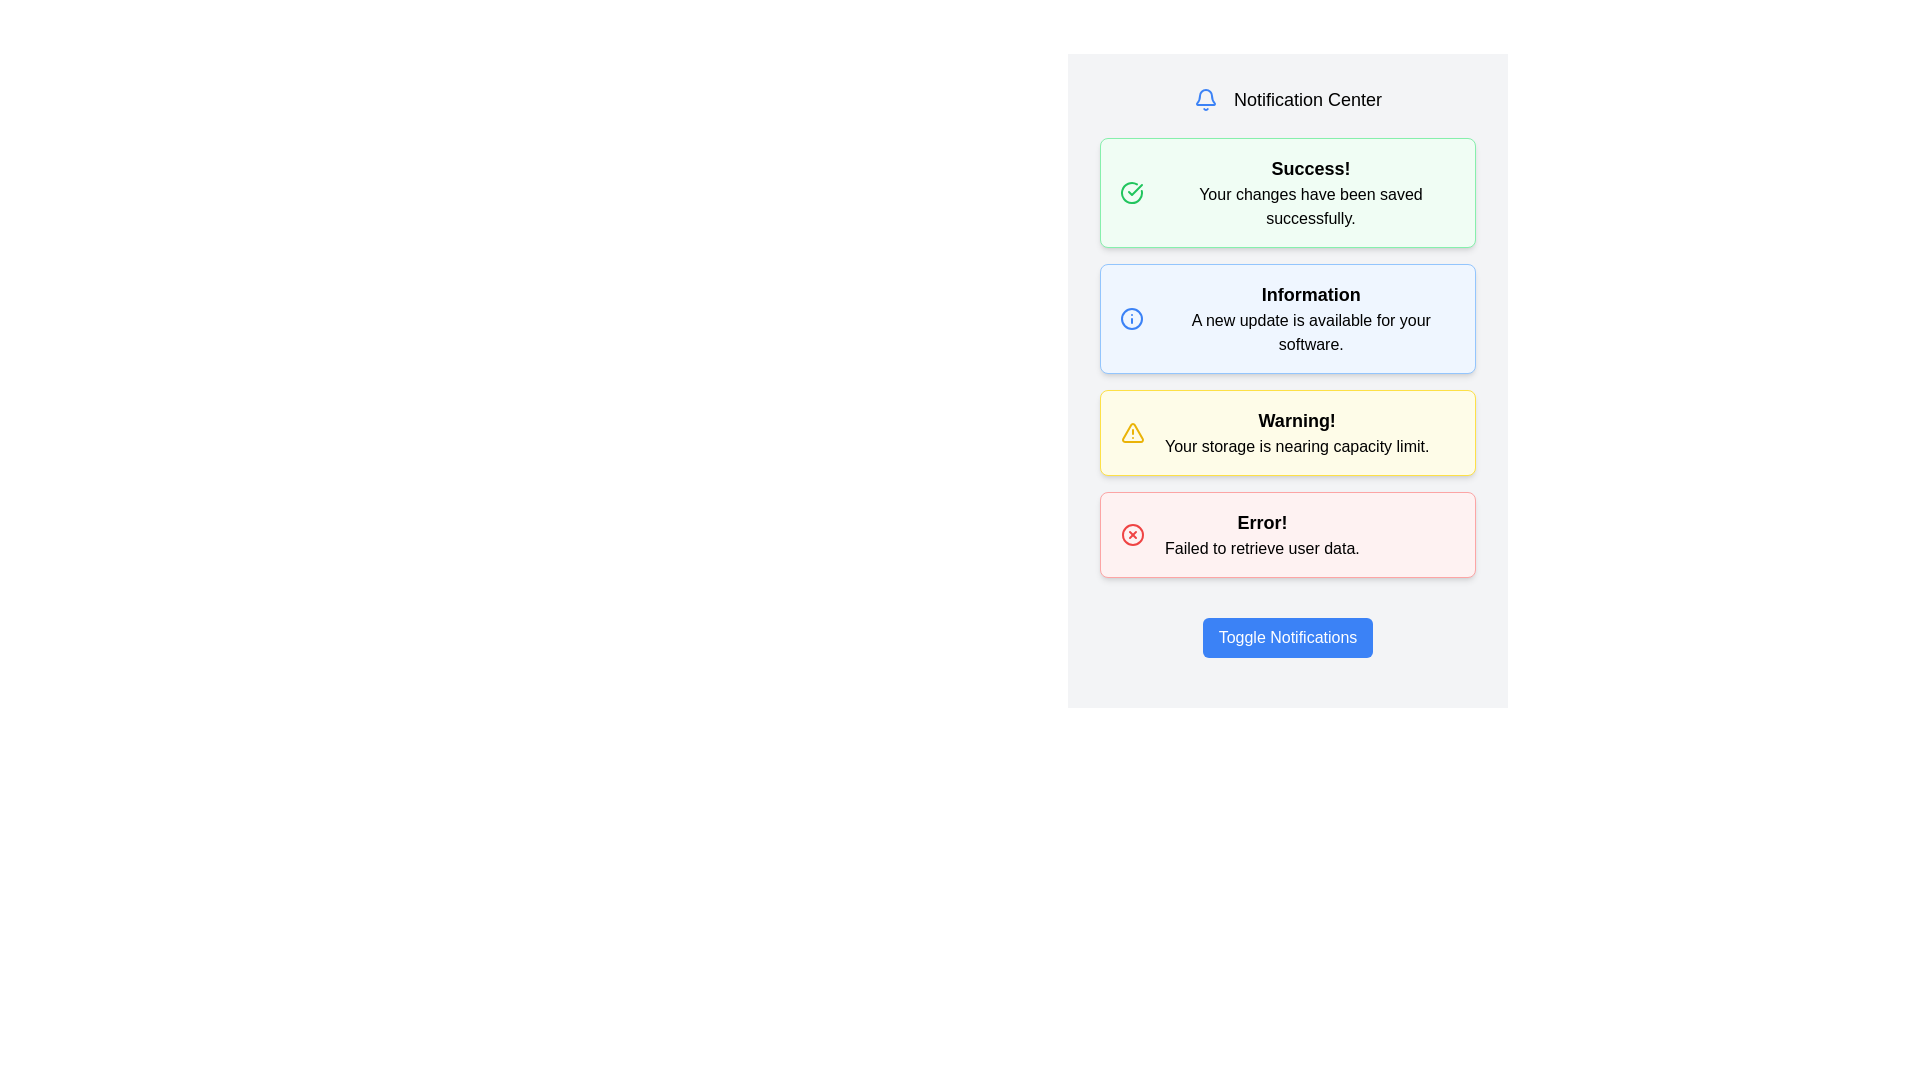 This screenshot has width=1920, height=1080. What do you see at coordinates (1132, 318) in the screenshot?
I see `the informational message icon located in the notification box, which is the leftmost component adjacent to the notification title and text` at bounding box center [1132, 318].